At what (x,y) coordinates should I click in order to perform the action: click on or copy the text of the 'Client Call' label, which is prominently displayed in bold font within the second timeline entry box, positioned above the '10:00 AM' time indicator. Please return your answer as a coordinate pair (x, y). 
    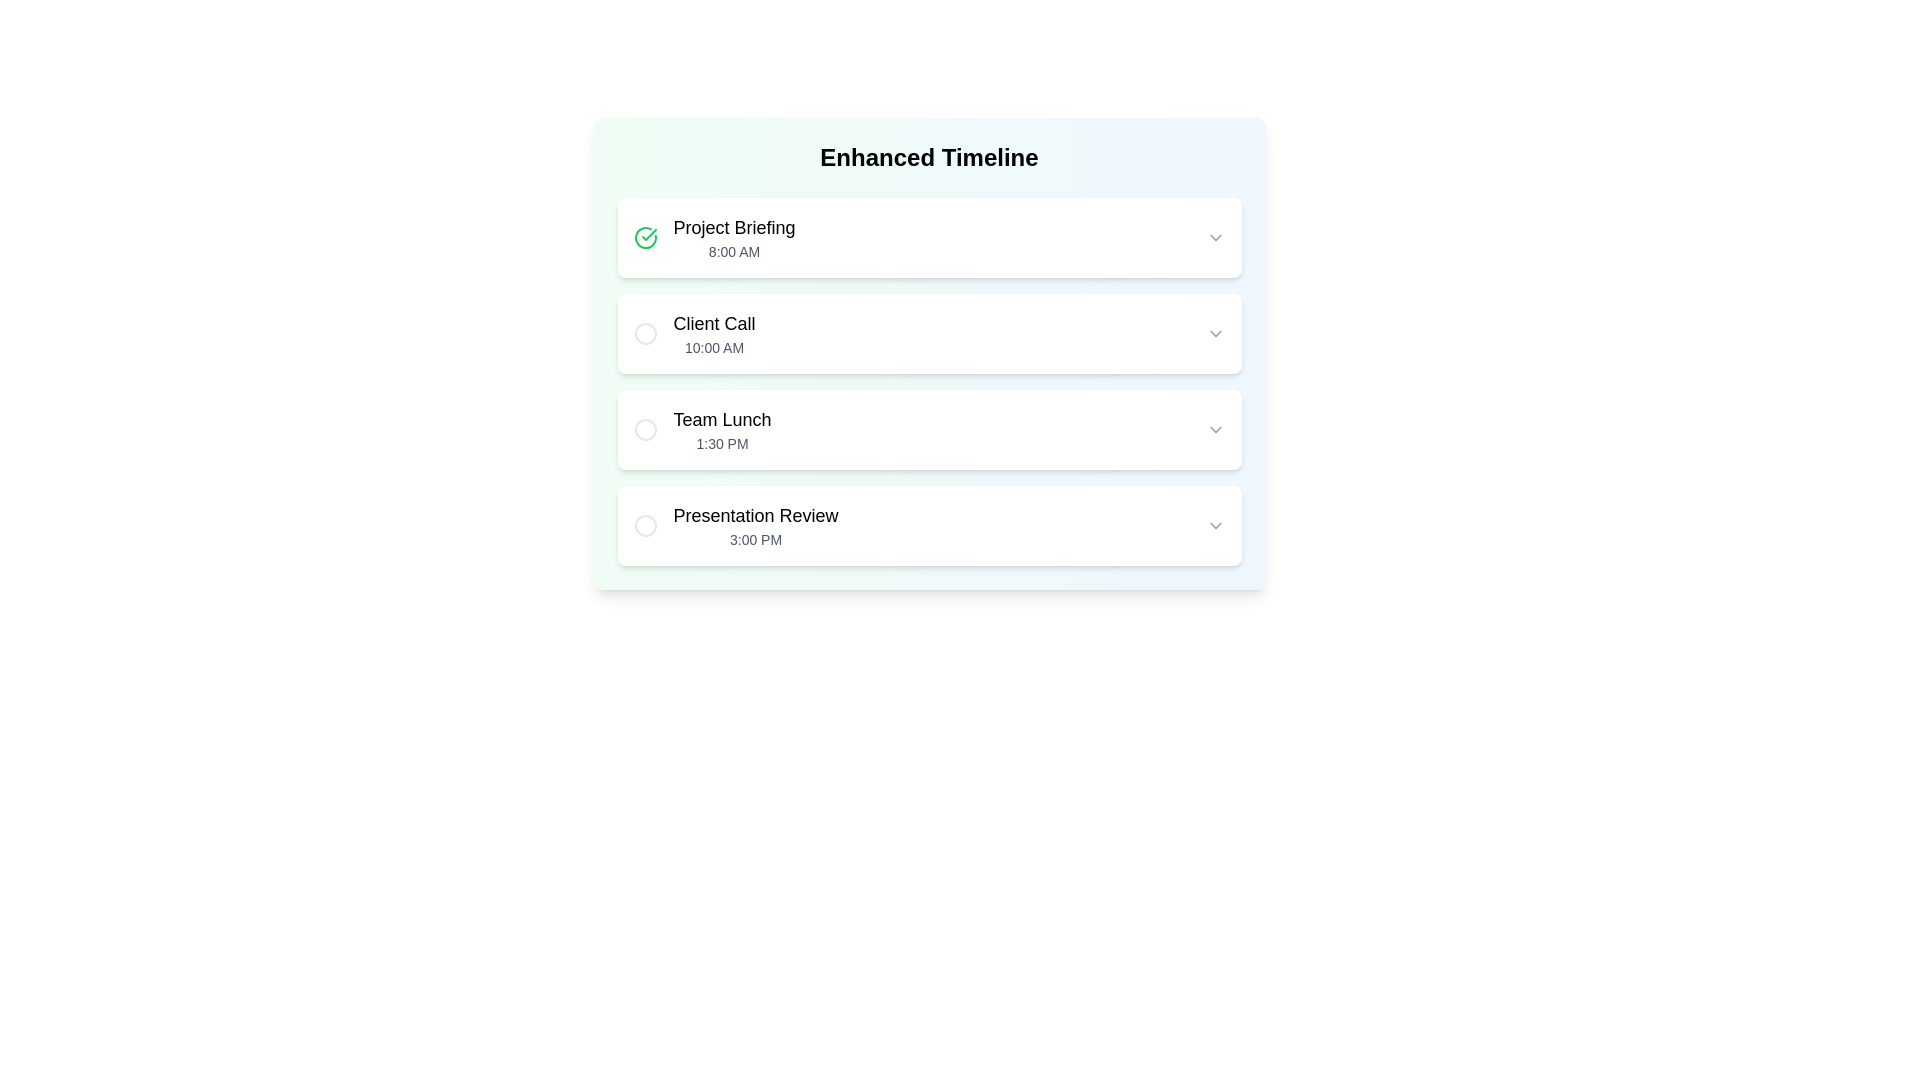
    Looking at the image, I should click on (714, 323).